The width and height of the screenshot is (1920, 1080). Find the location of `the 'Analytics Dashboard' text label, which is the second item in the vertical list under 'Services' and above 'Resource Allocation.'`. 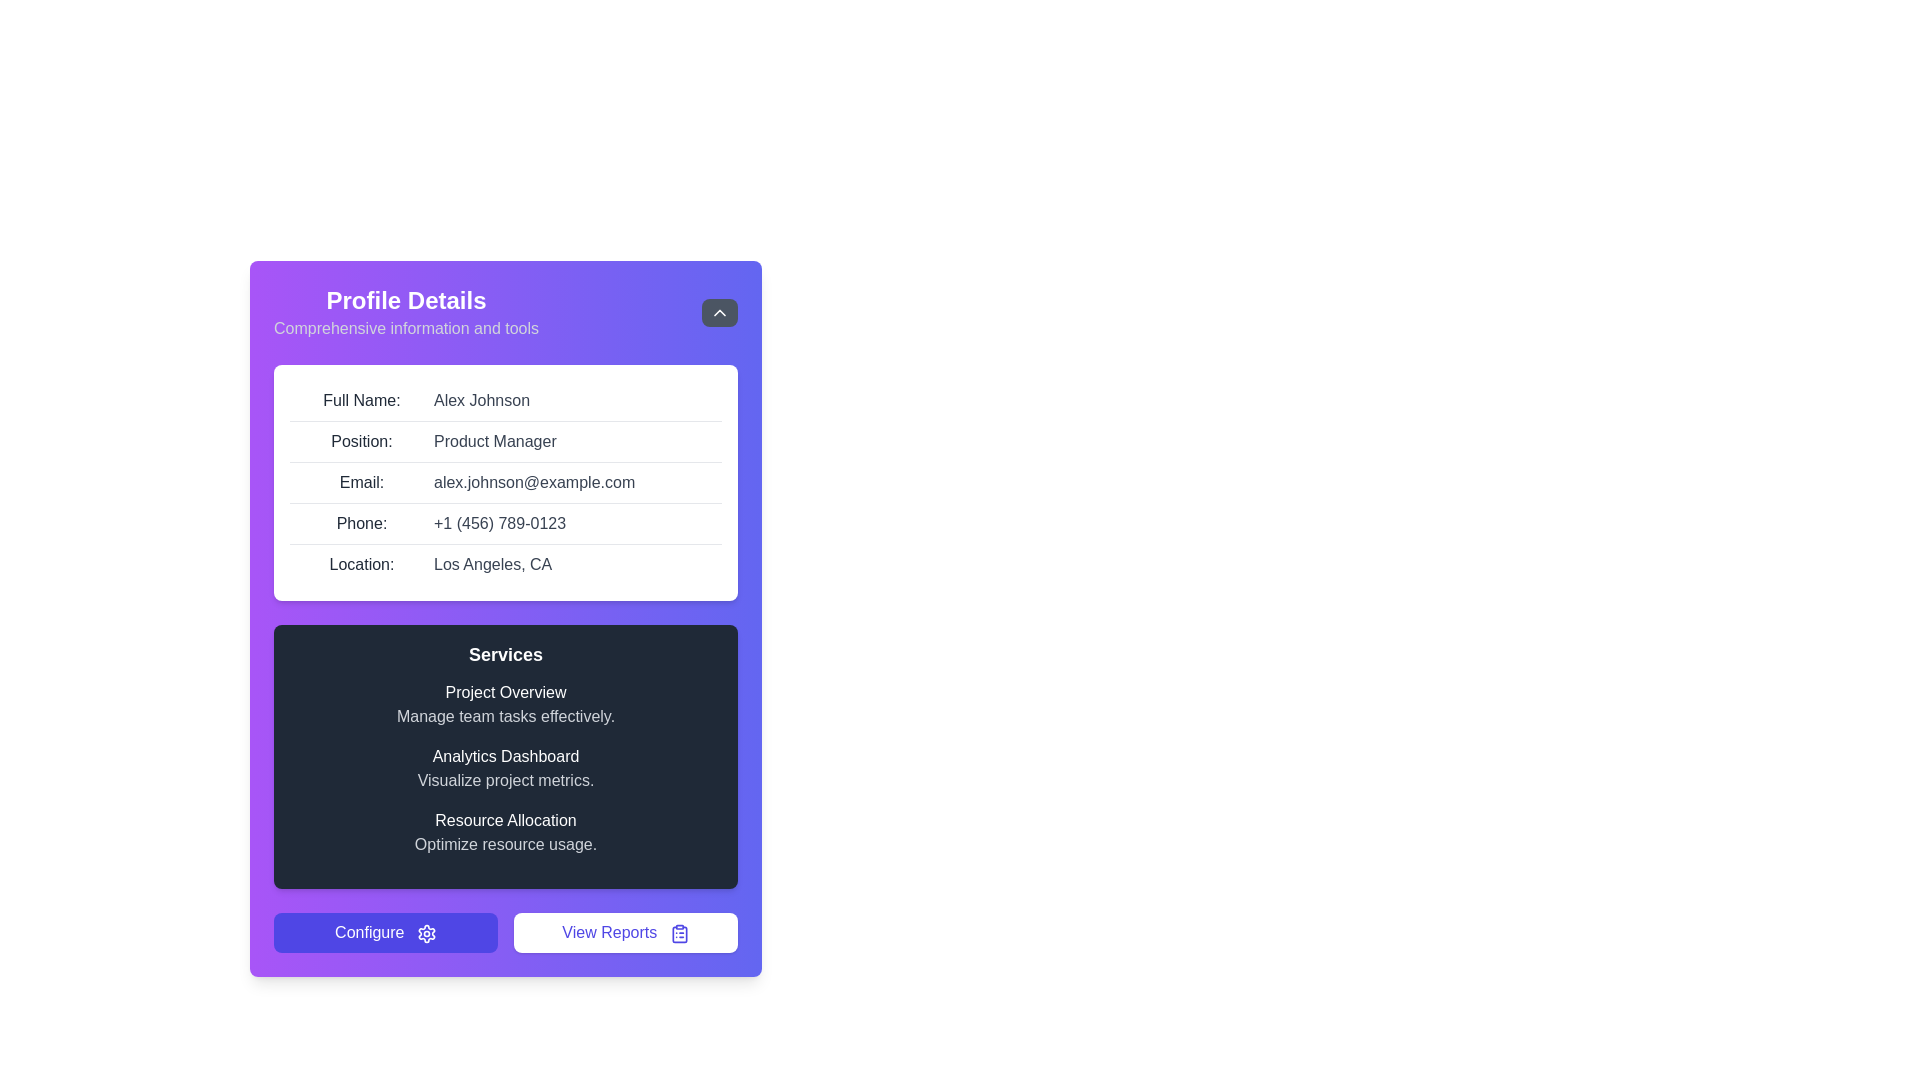

the 'Analytics Dashboard' text label, which is the second item in the vertical list under 'Services' and above 'Resource Allocation.' is located at coordinates (505, 756).